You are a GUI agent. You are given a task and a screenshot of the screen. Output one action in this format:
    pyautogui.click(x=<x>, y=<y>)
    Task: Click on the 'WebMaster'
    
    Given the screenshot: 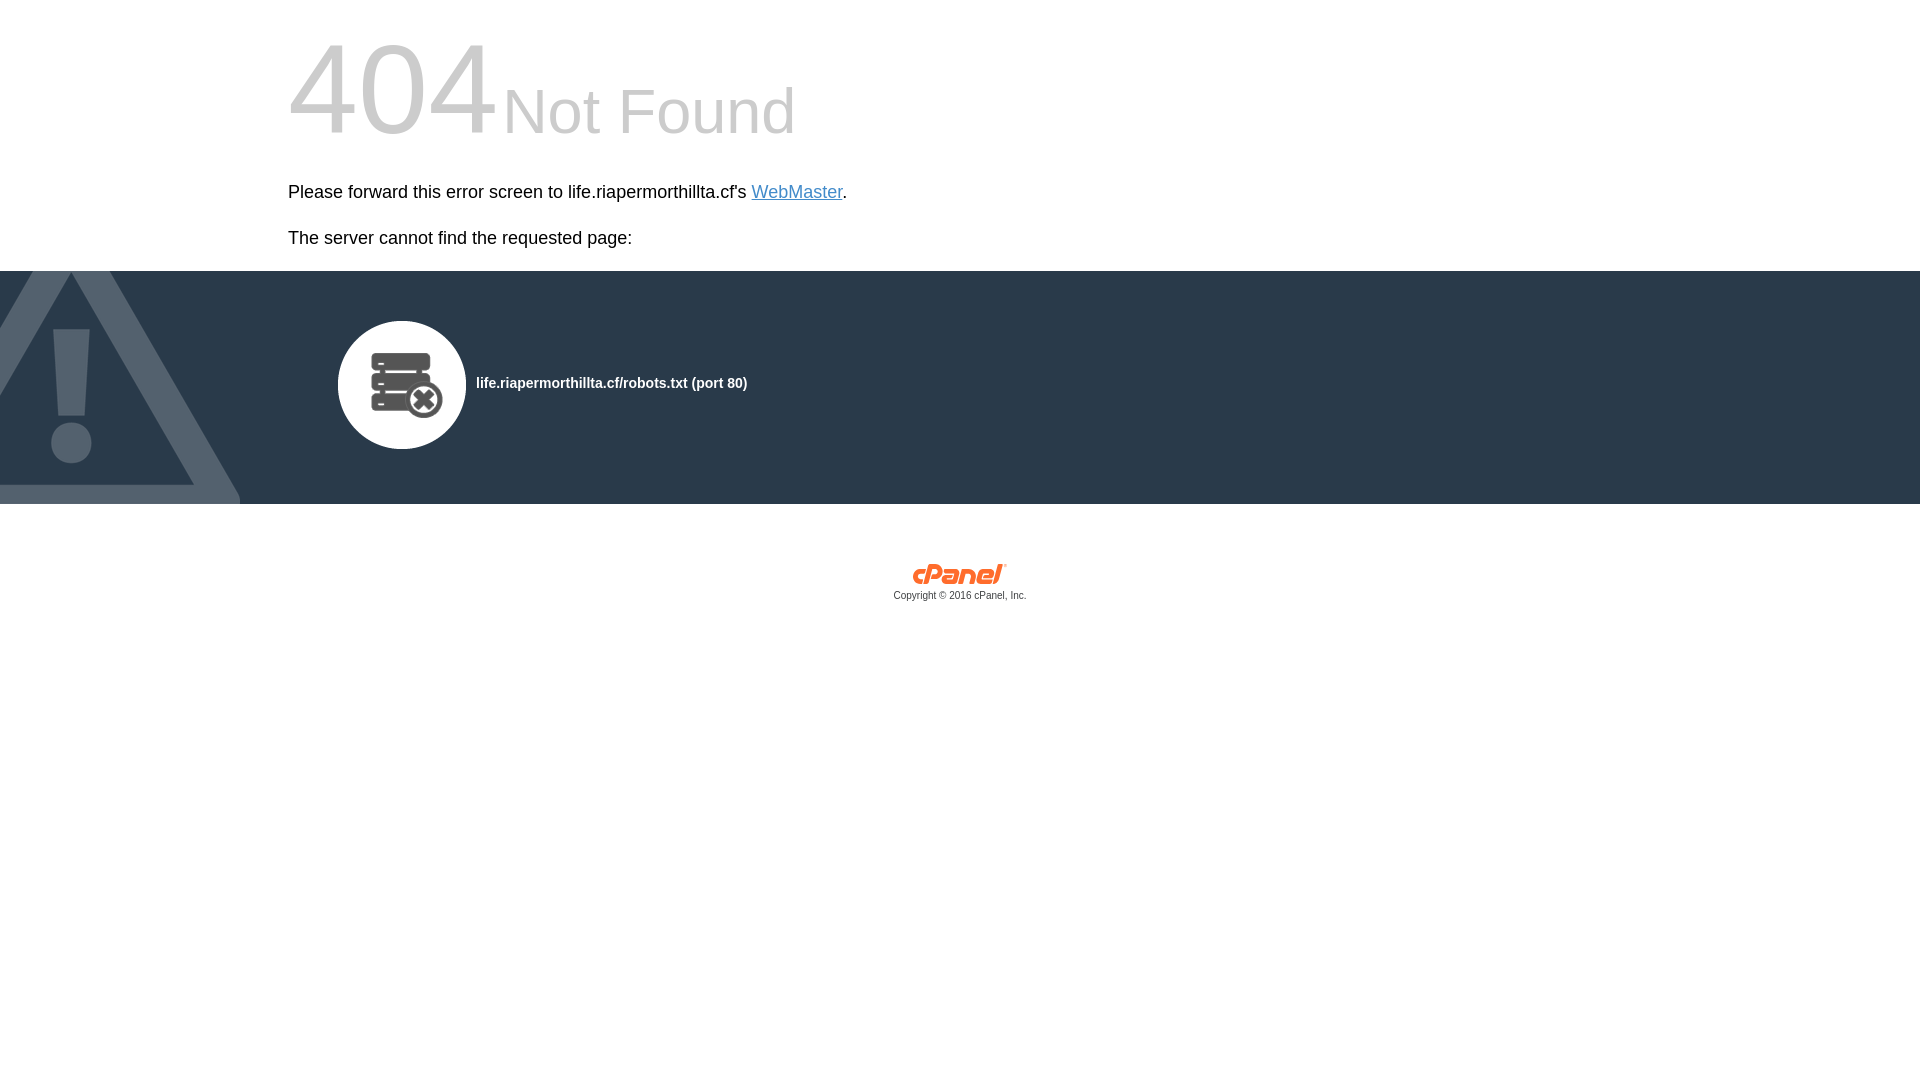 What is the action you would take?
    pyautogui.click(x=796, y=192)
    